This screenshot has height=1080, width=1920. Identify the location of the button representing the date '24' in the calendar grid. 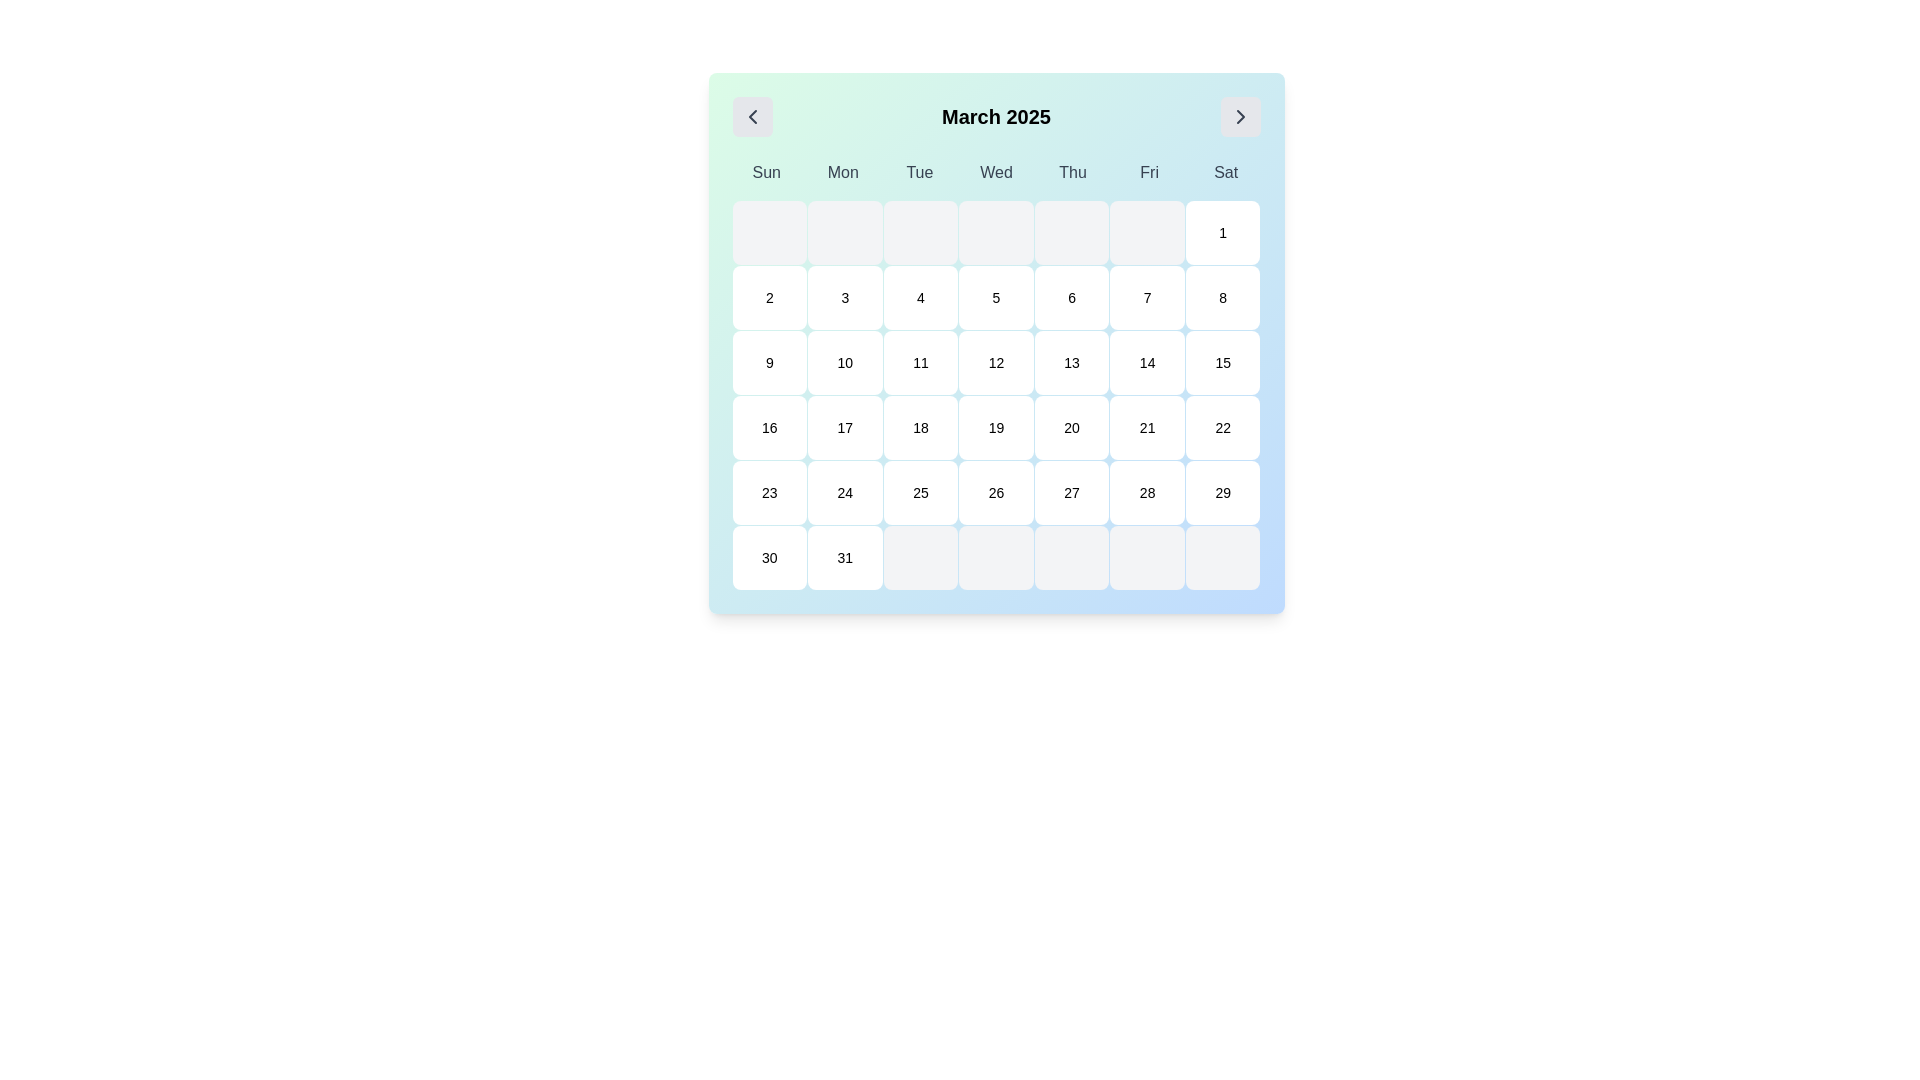
(845, 493).